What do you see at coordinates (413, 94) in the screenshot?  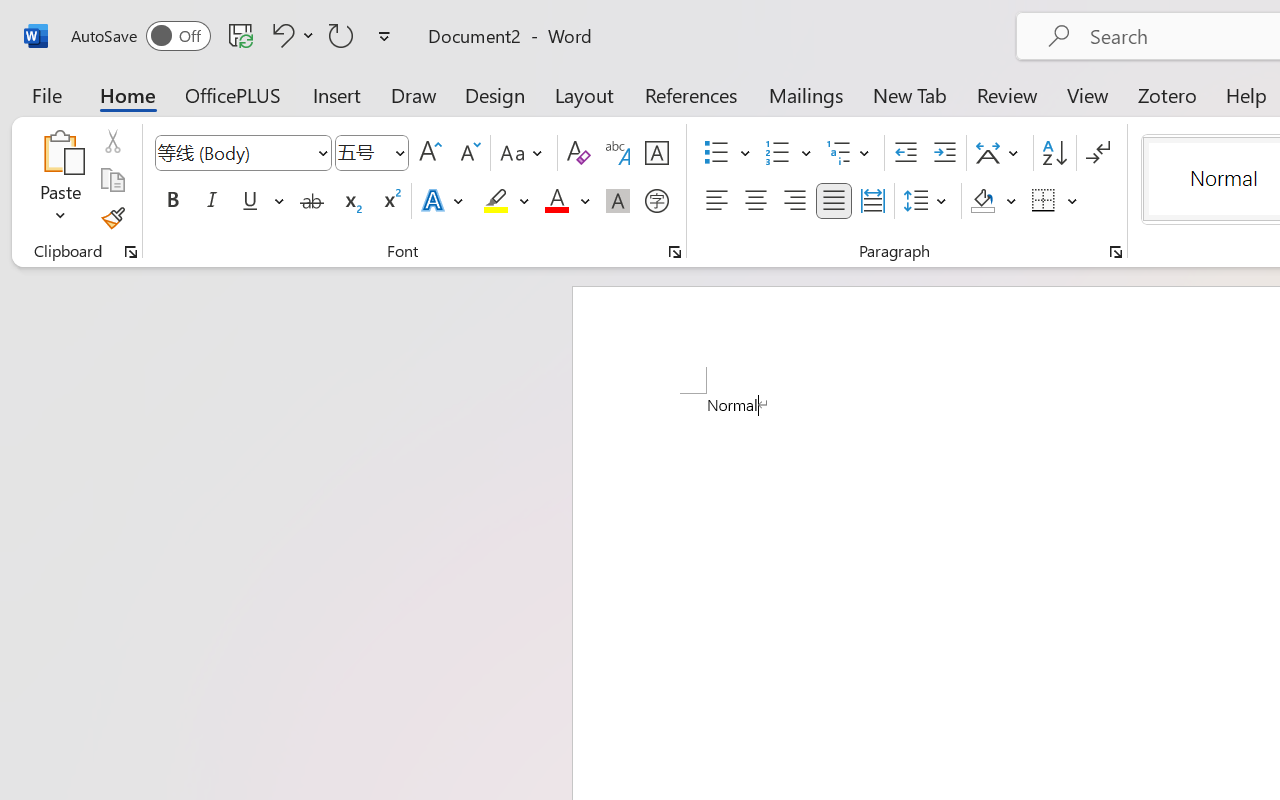 I see `'Draw'` at bounding box center [413, 94].